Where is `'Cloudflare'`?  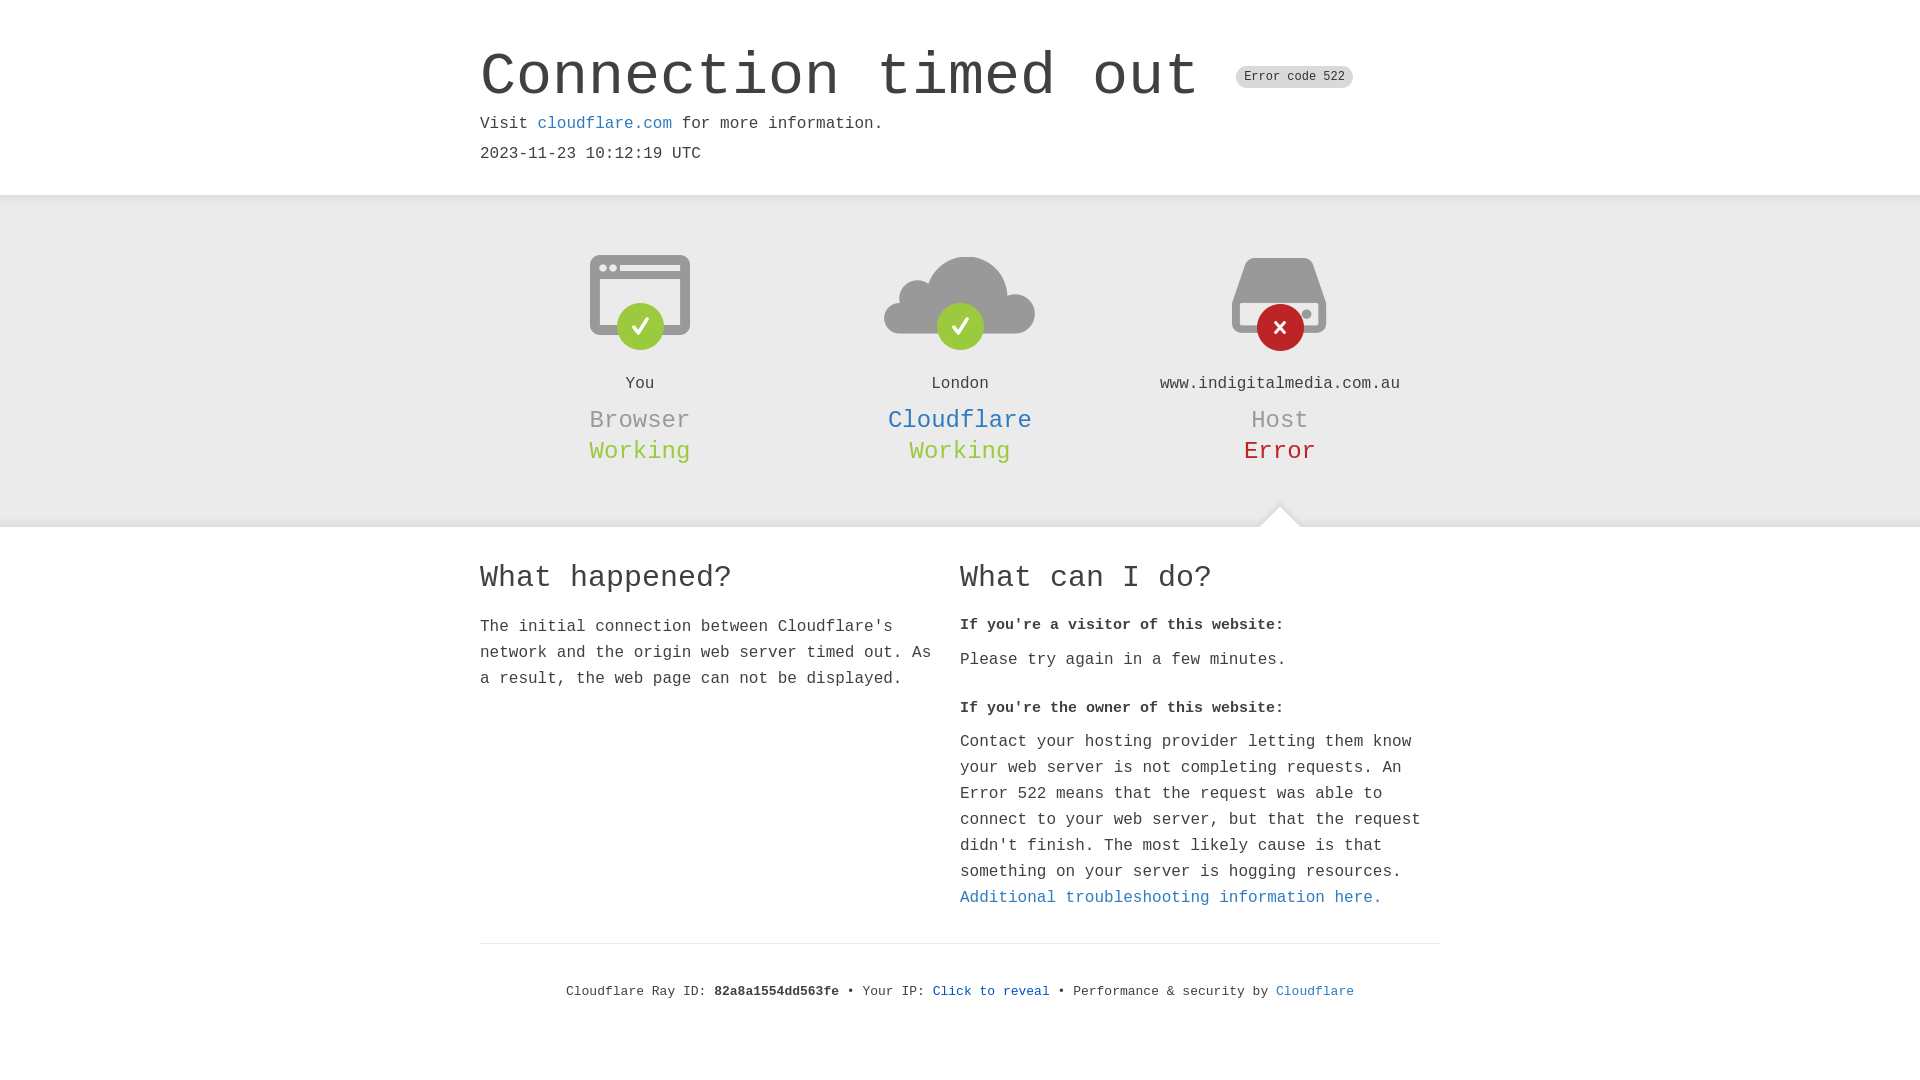 'Cloudflare' is located at coordinates (1275, 991).